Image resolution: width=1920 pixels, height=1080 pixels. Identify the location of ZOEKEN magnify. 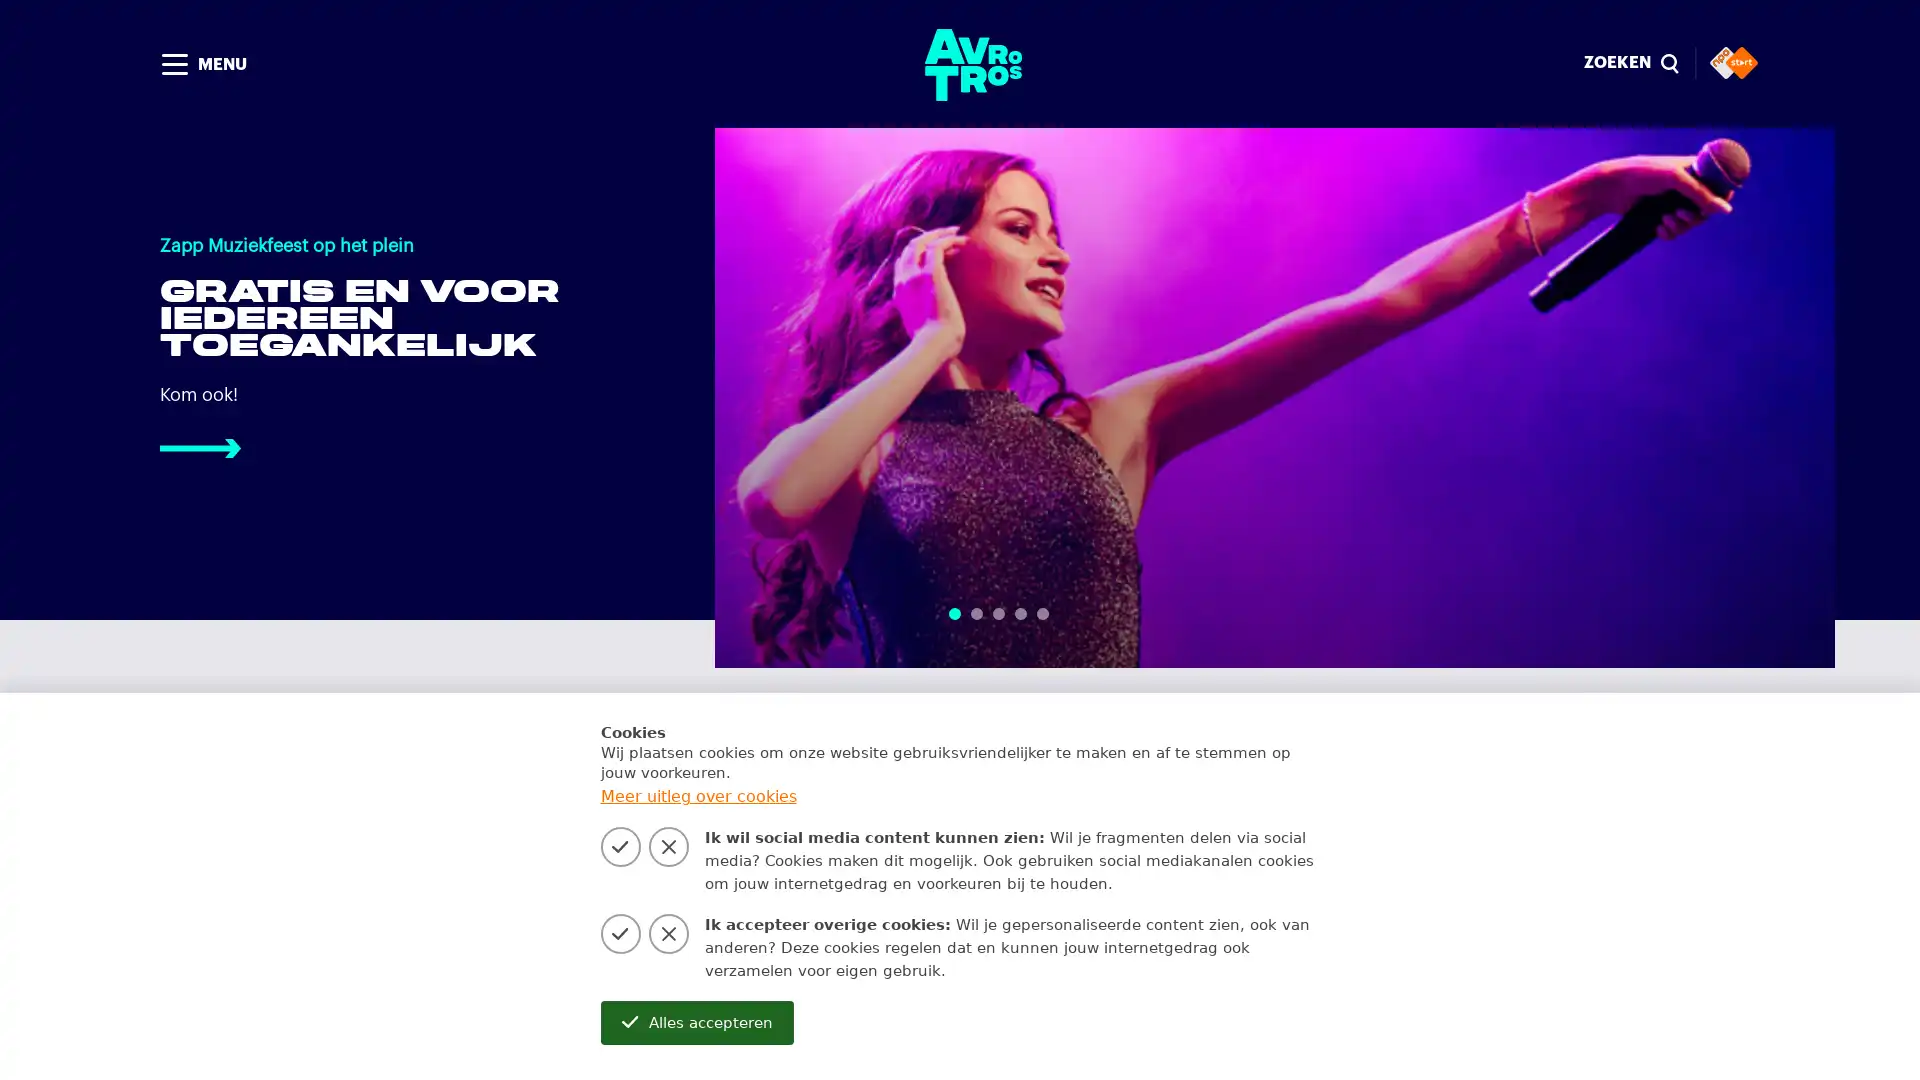
(1630, 63).